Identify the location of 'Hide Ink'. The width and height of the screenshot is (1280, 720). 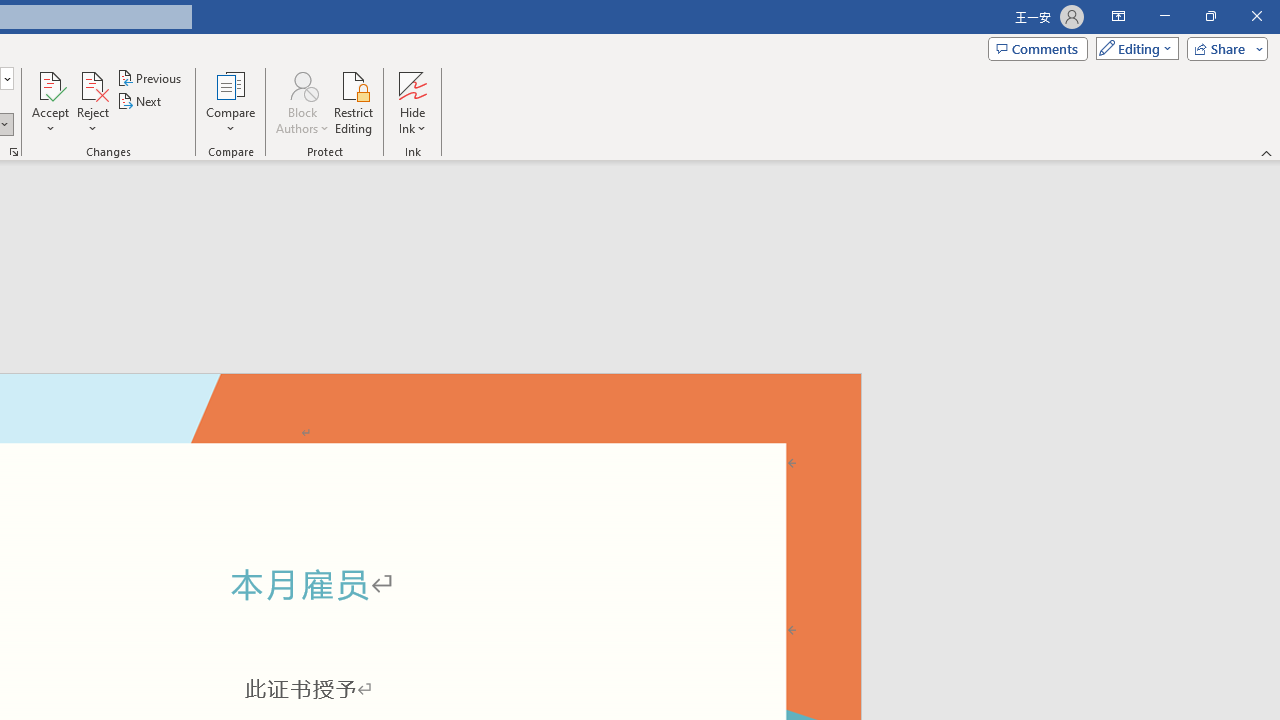
(411, 103).